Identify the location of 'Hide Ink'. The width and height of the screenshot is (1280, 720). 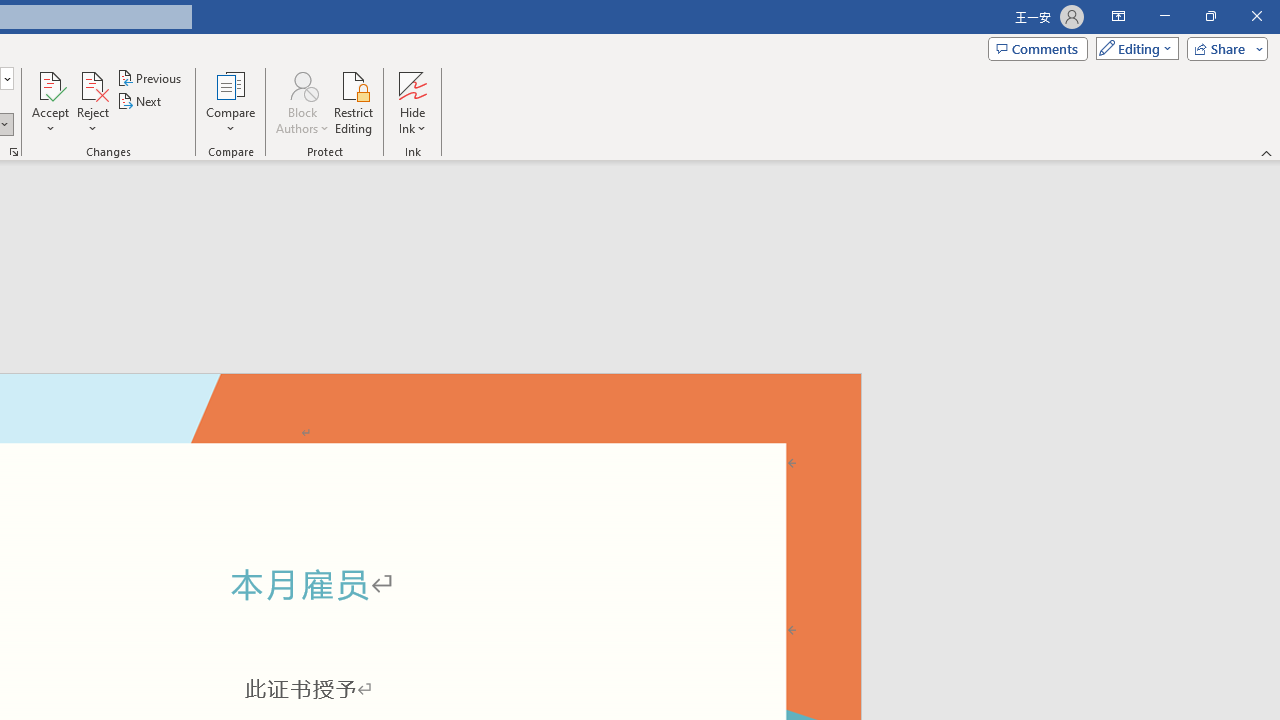
(411, 103).